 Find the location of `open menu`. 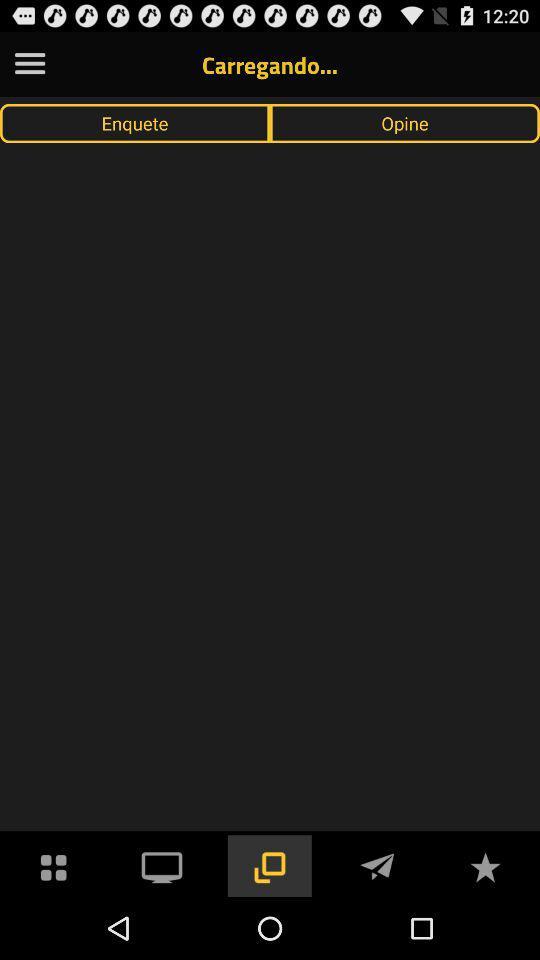

open menu is located at coordinates (29, 64).